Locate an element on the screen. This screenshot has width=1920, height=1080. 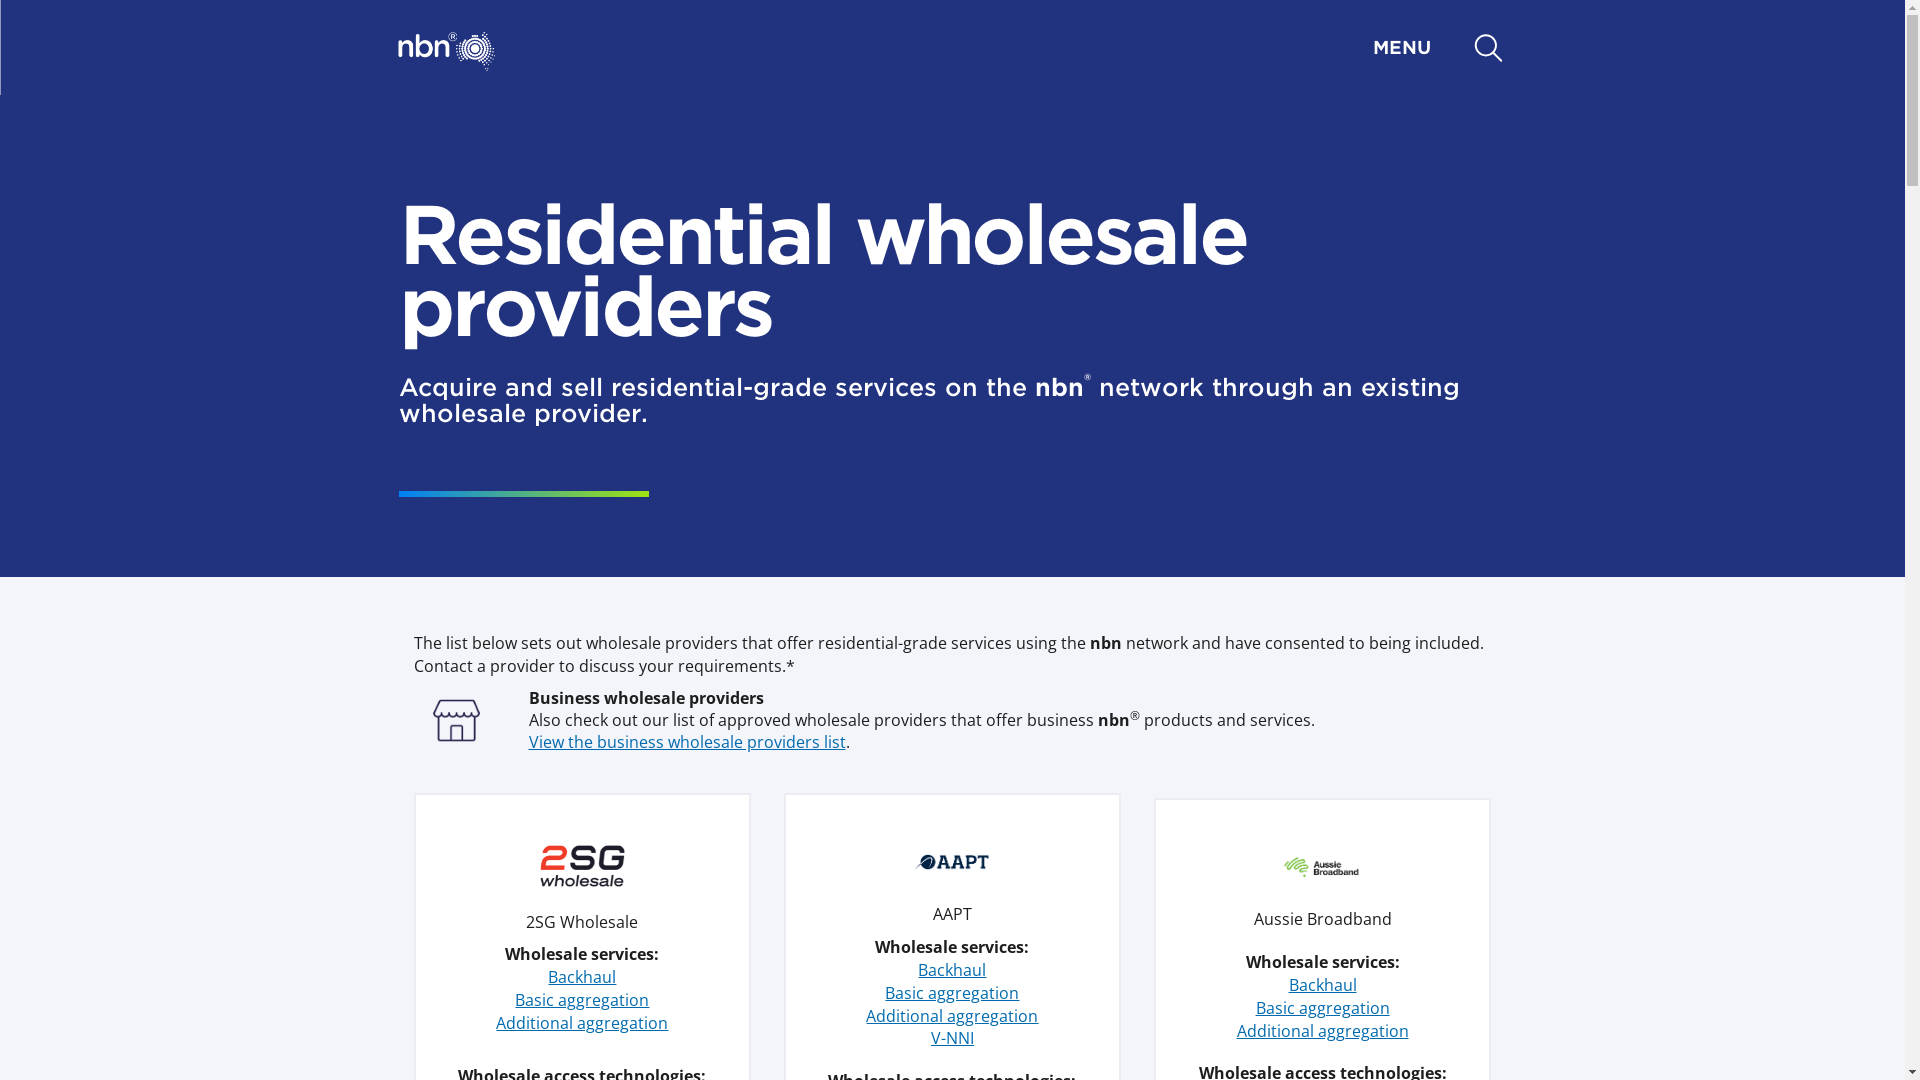
'V-NNI' is located at coordinates (930, 1036).